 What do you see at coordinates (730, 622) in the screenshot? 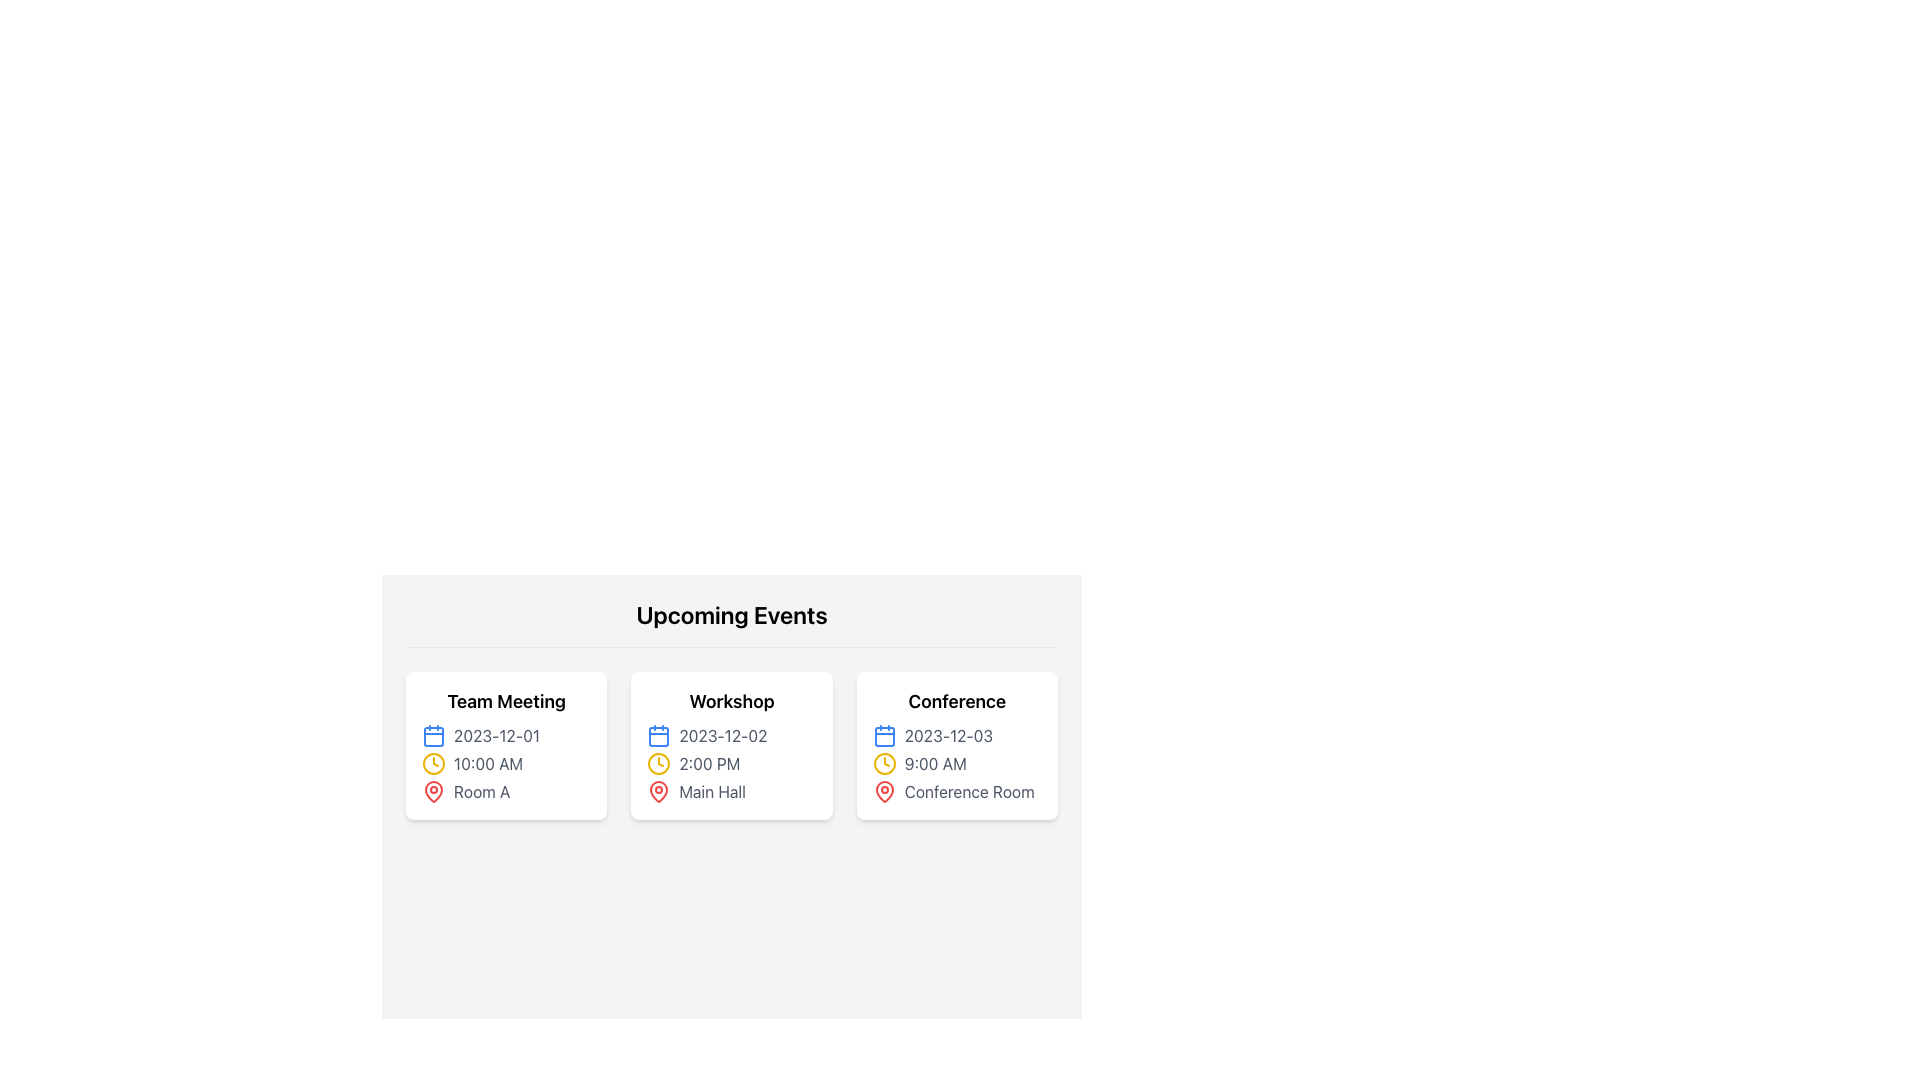
I see `text content of the 'Upcoming Events' label, which is a bold, large font heading at the top of the section with a border below it` at bounding box center [730, 622].